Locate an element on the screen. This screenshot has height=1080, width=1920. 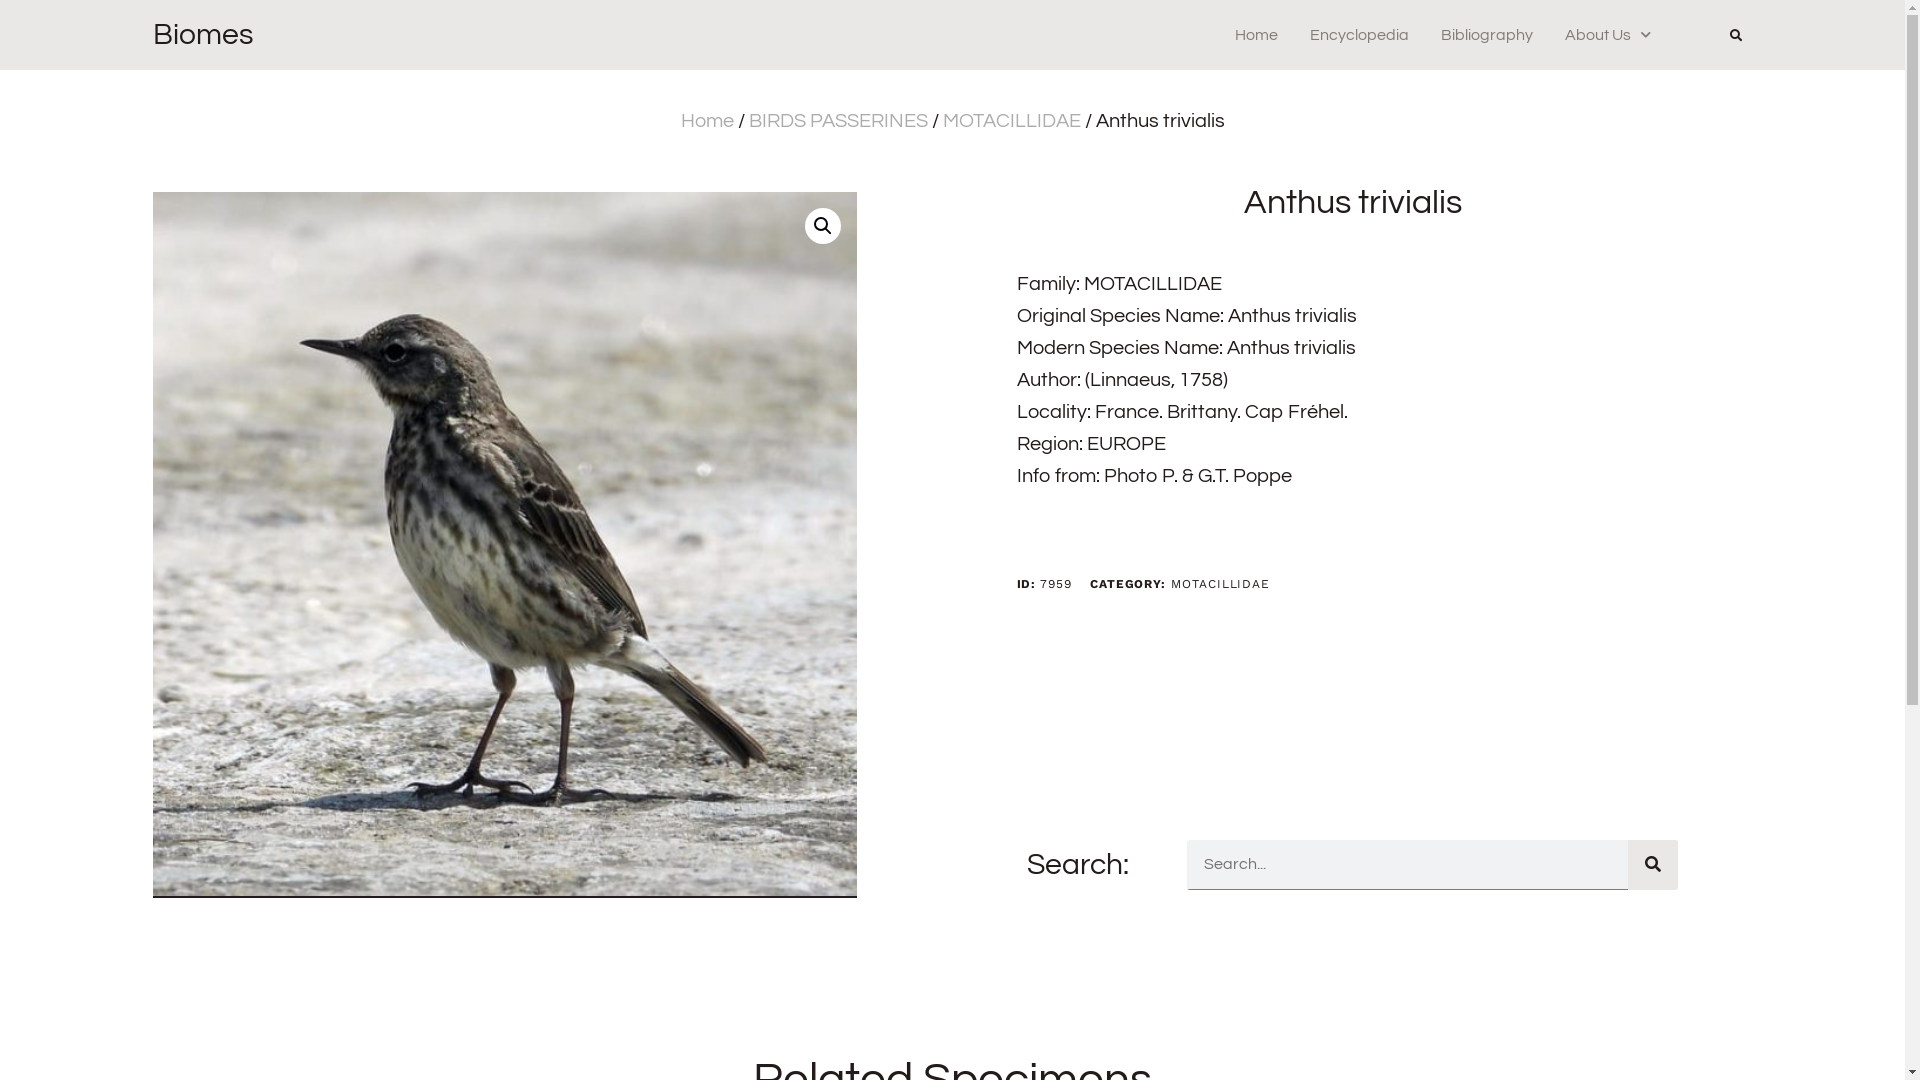
'About Us' is located at coordinates (1608, 34).